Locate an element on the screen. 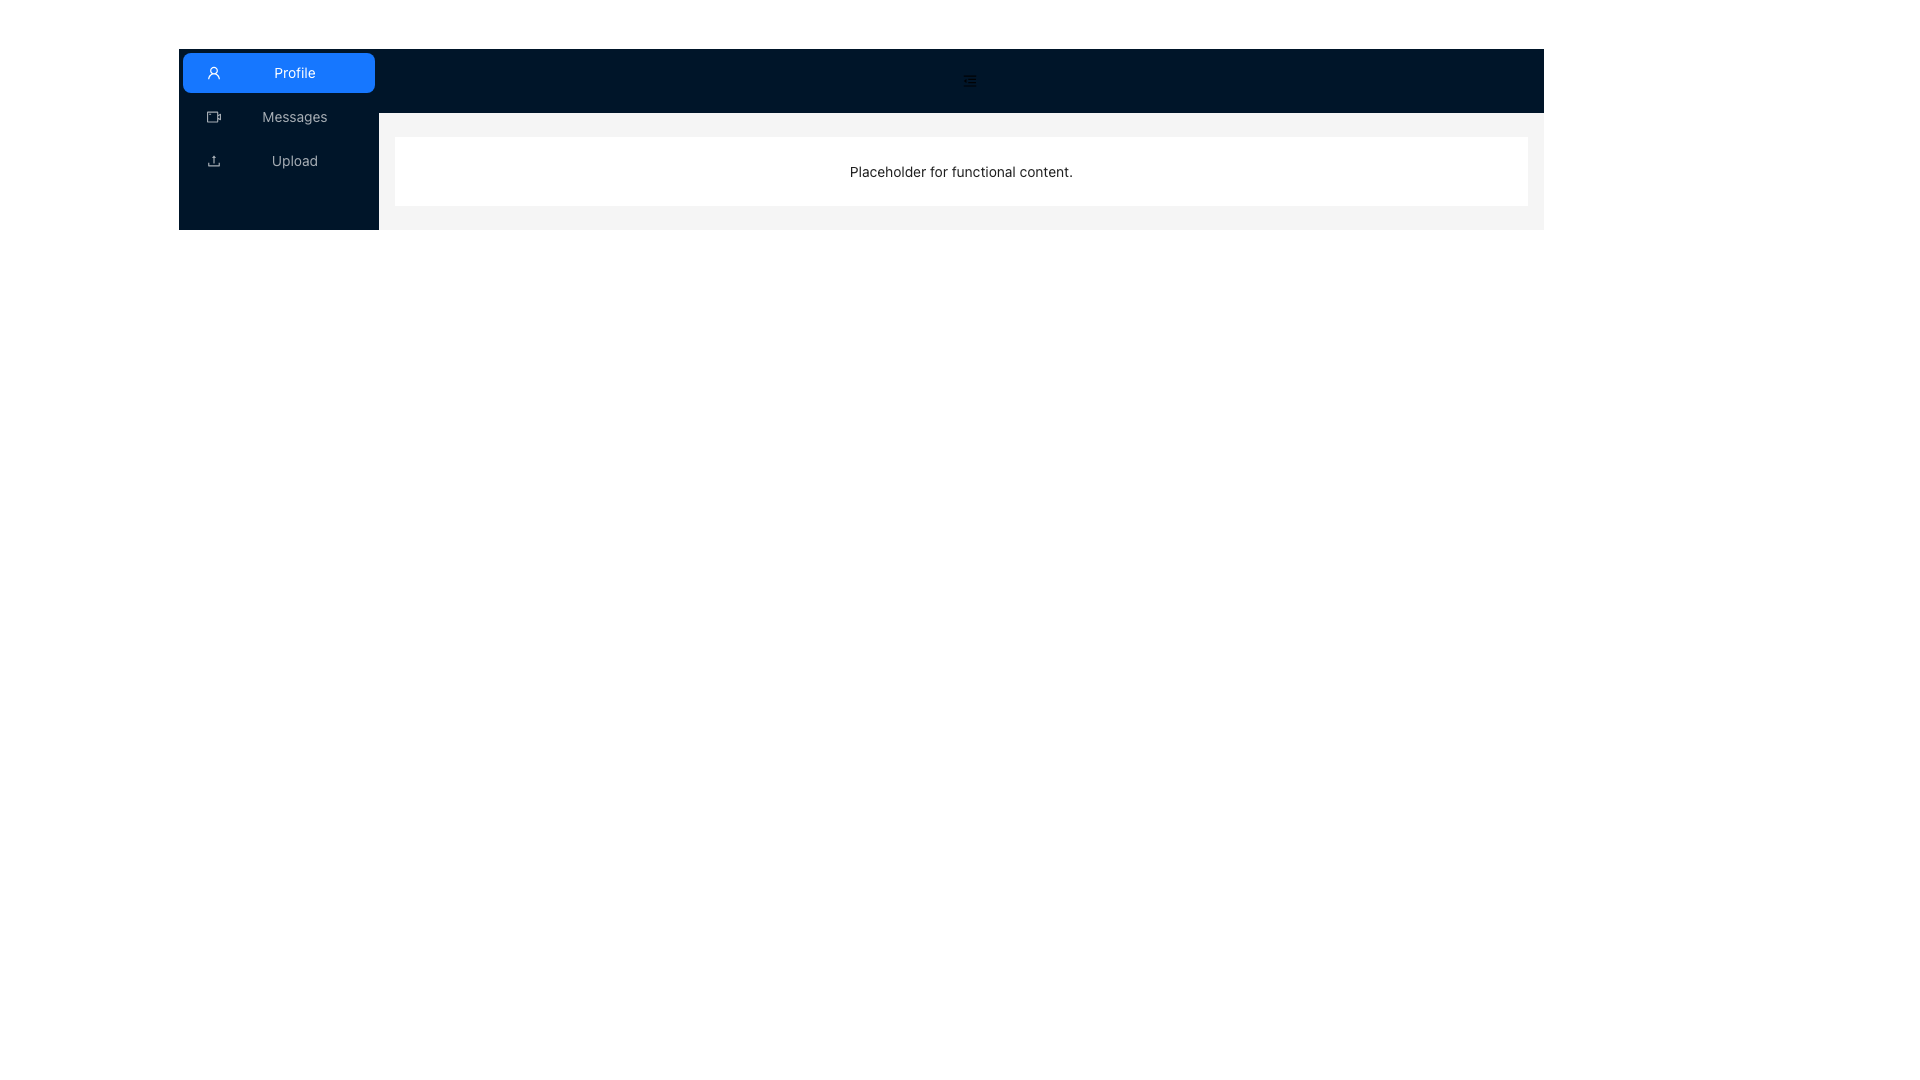 This screenshot has width=1920, height=1080. the 'Messages' text label, which is a centered, horizontally-aligned element in light grey on a dark blue background, located in the vertical menu between 'Profile' and 'Upload' is located at coordinates (293, 116).